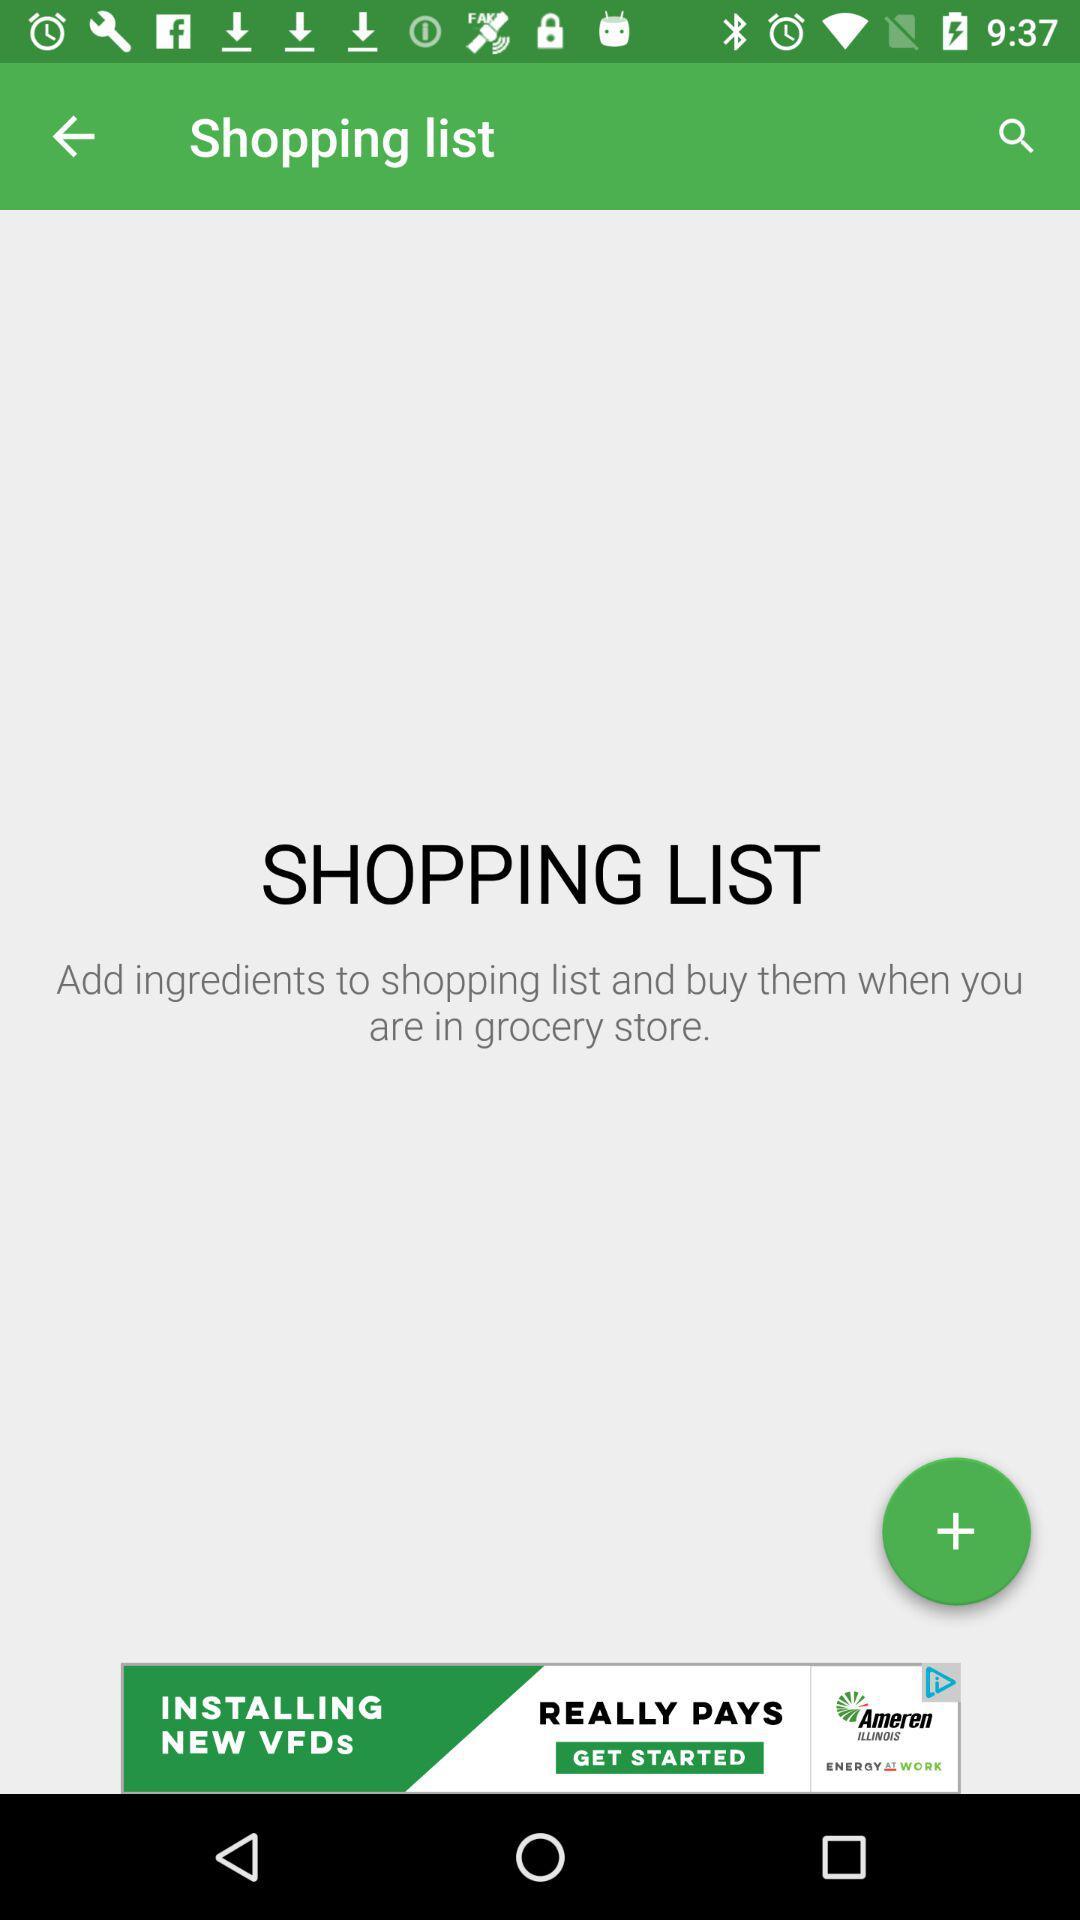  Describe the element at coordinates (955, 1538) in the screenshot. I see `the add icon` at that location.